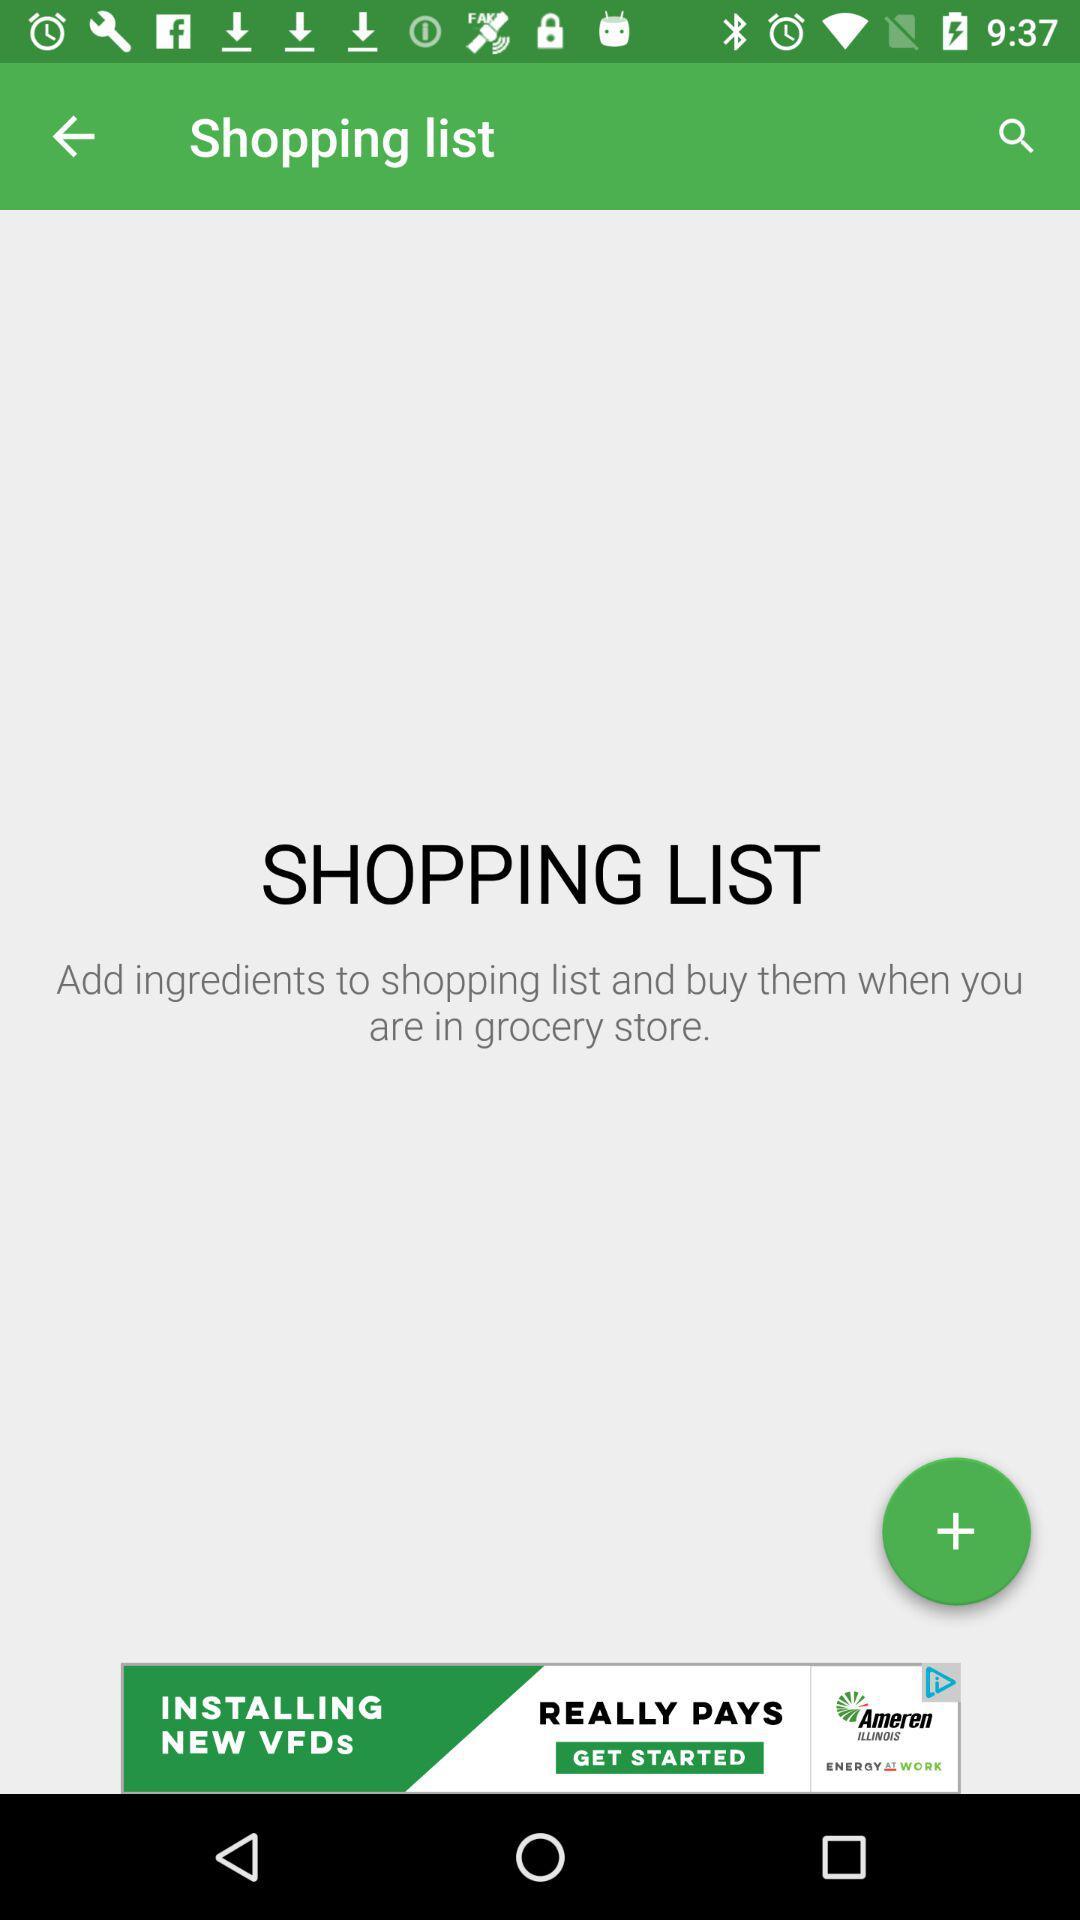  Describe the element at coordinates (955, 1538) in the screenshot. I see `the add icon` at that location.